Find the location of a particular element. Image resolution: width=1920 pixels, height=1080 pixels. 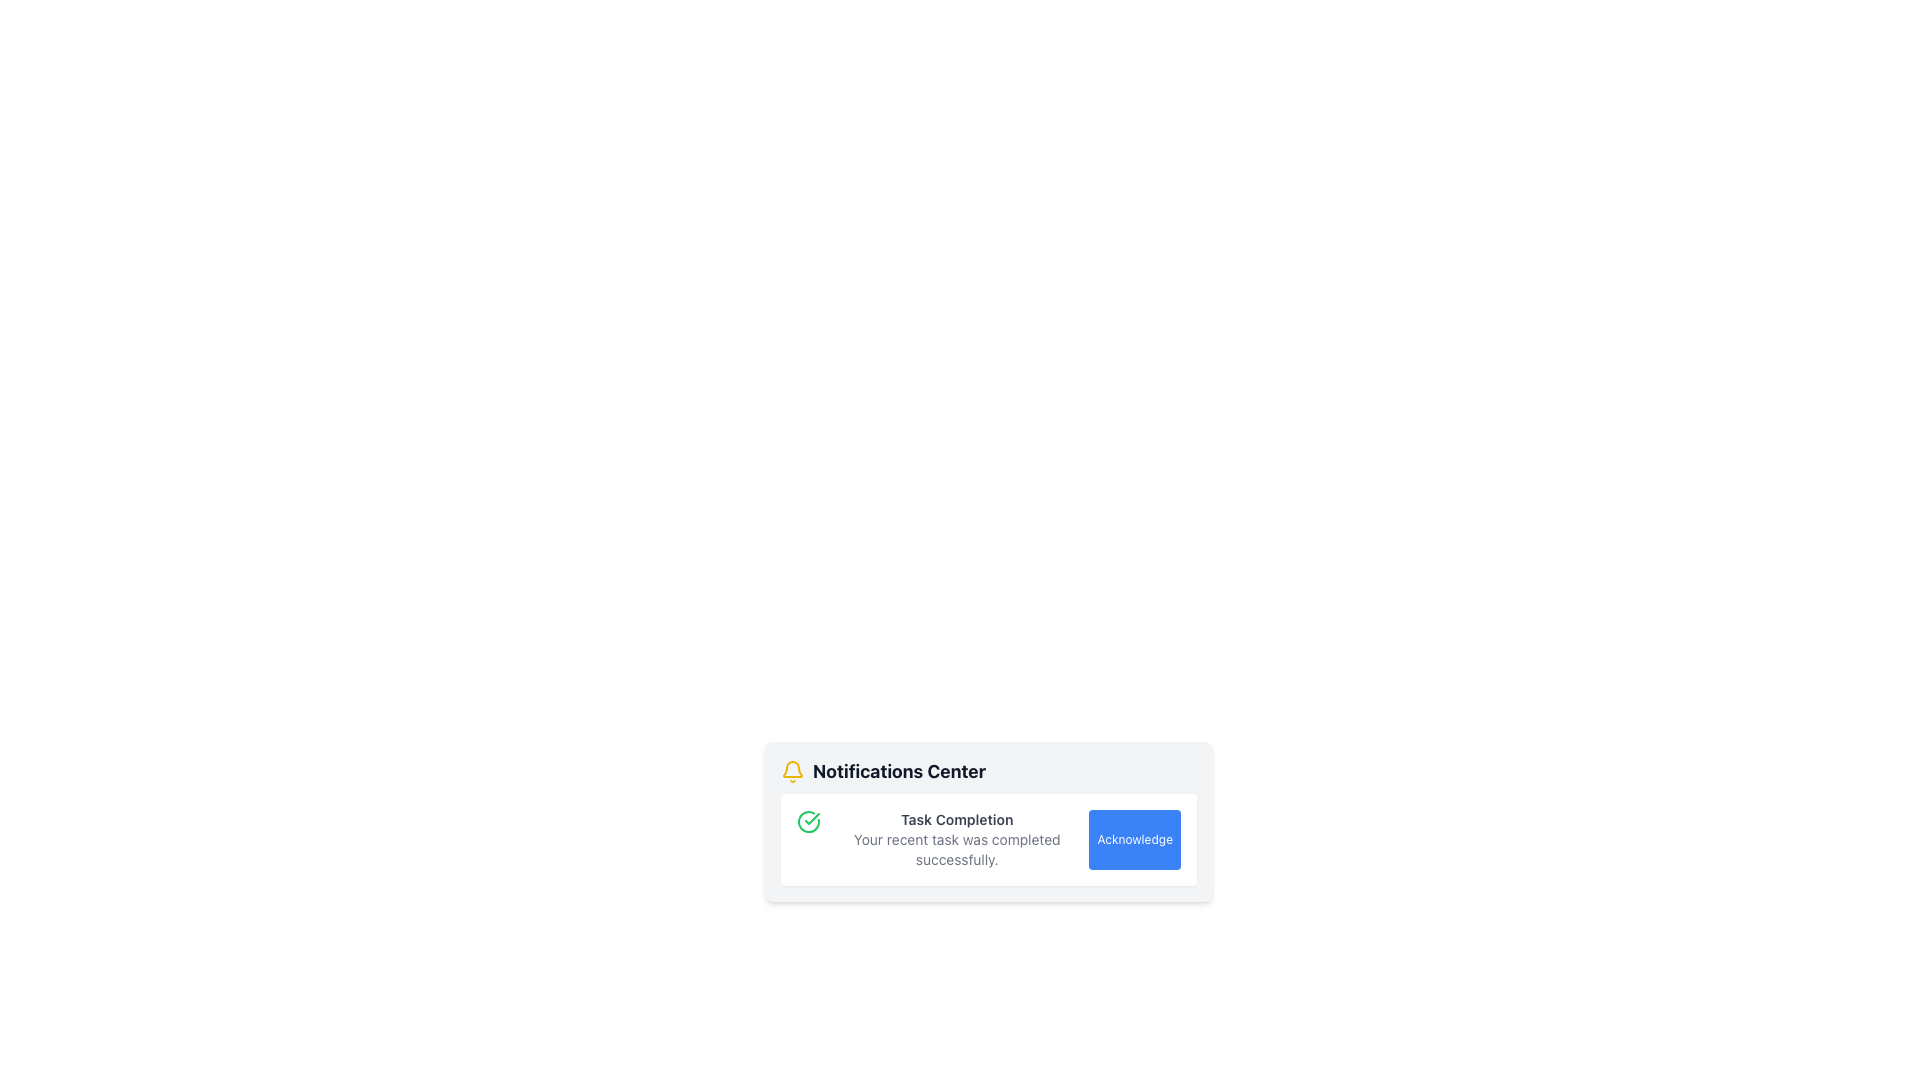

the Notification panel which features a bell icon, bold text 'Notifications Center', a green circle check icon, description 'Your recent task was completed successfully.', and a blue button labeled 'Acknowledge' is located at coordinates (988, 821).